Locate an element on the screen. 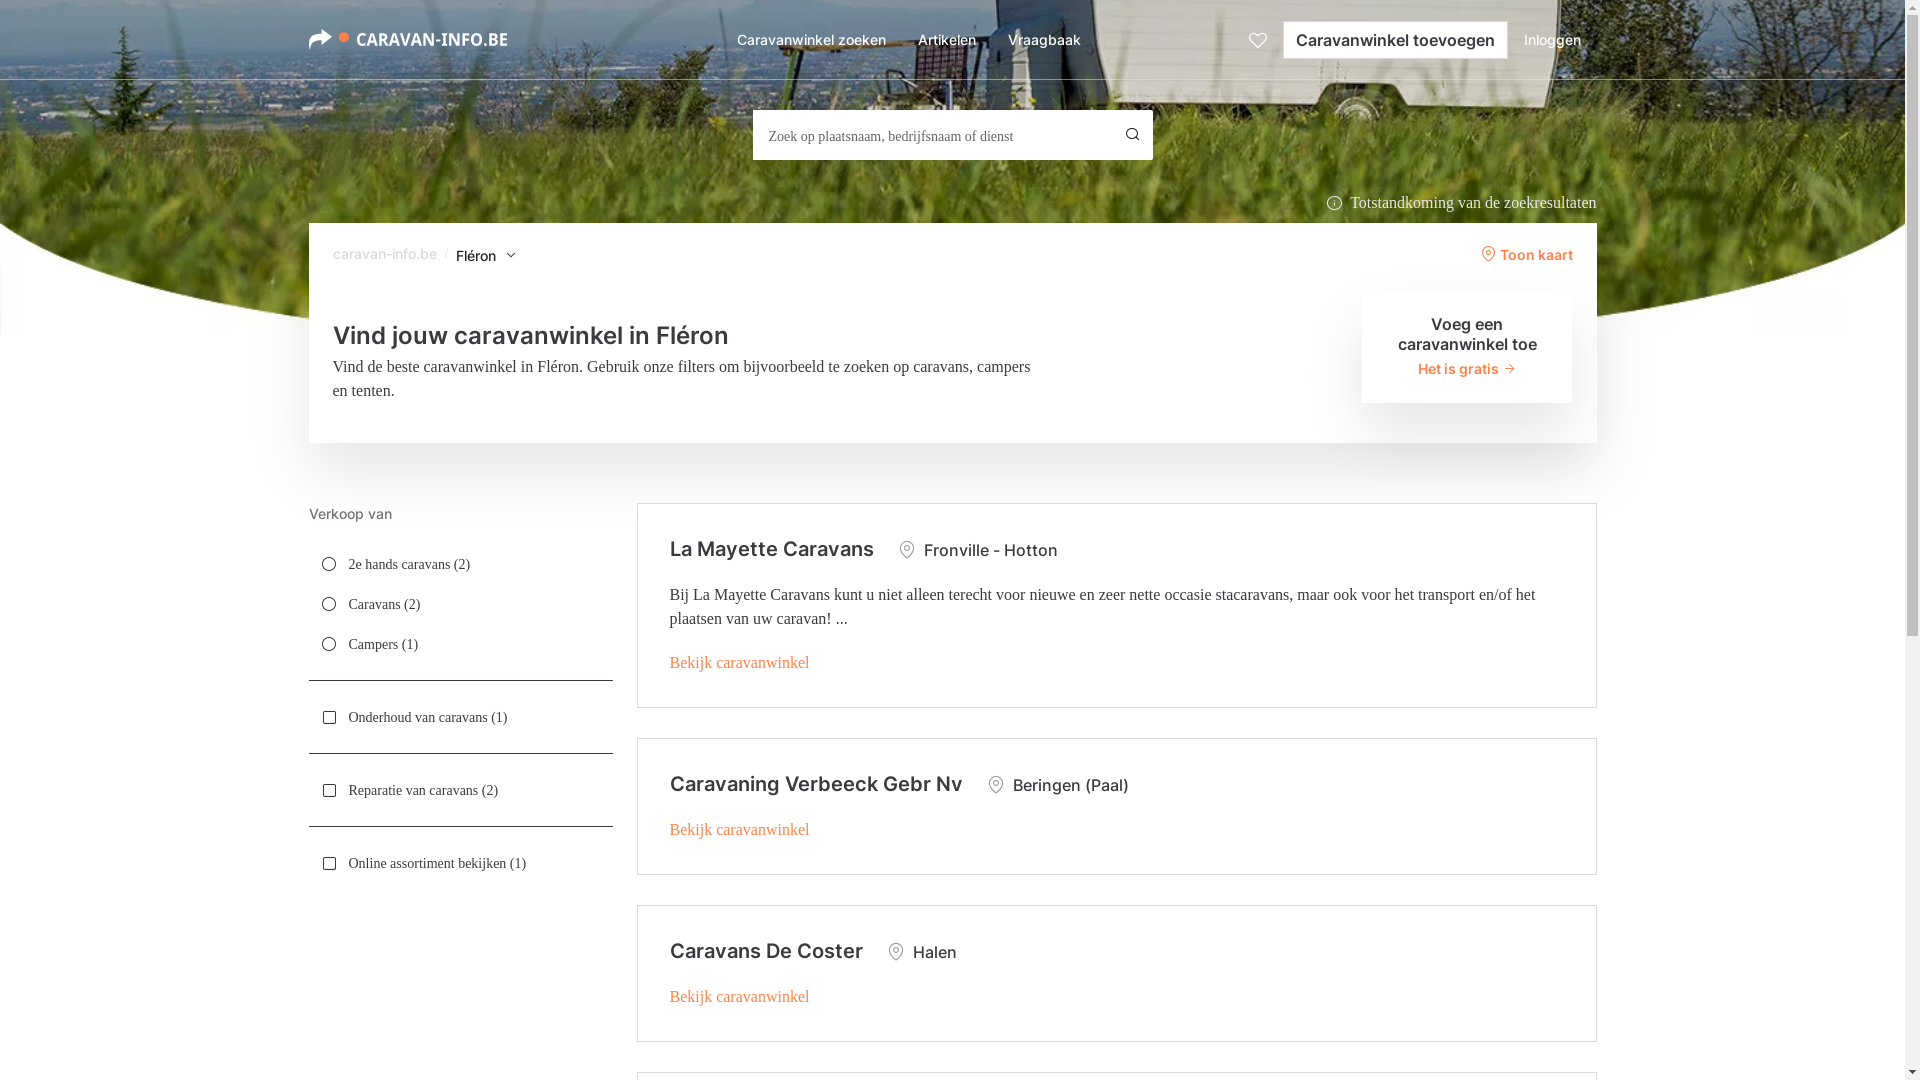 This screenshot has width=1920, height=1080. 'Bekijk caravanwinkel' is located at coordinates (738, 662).